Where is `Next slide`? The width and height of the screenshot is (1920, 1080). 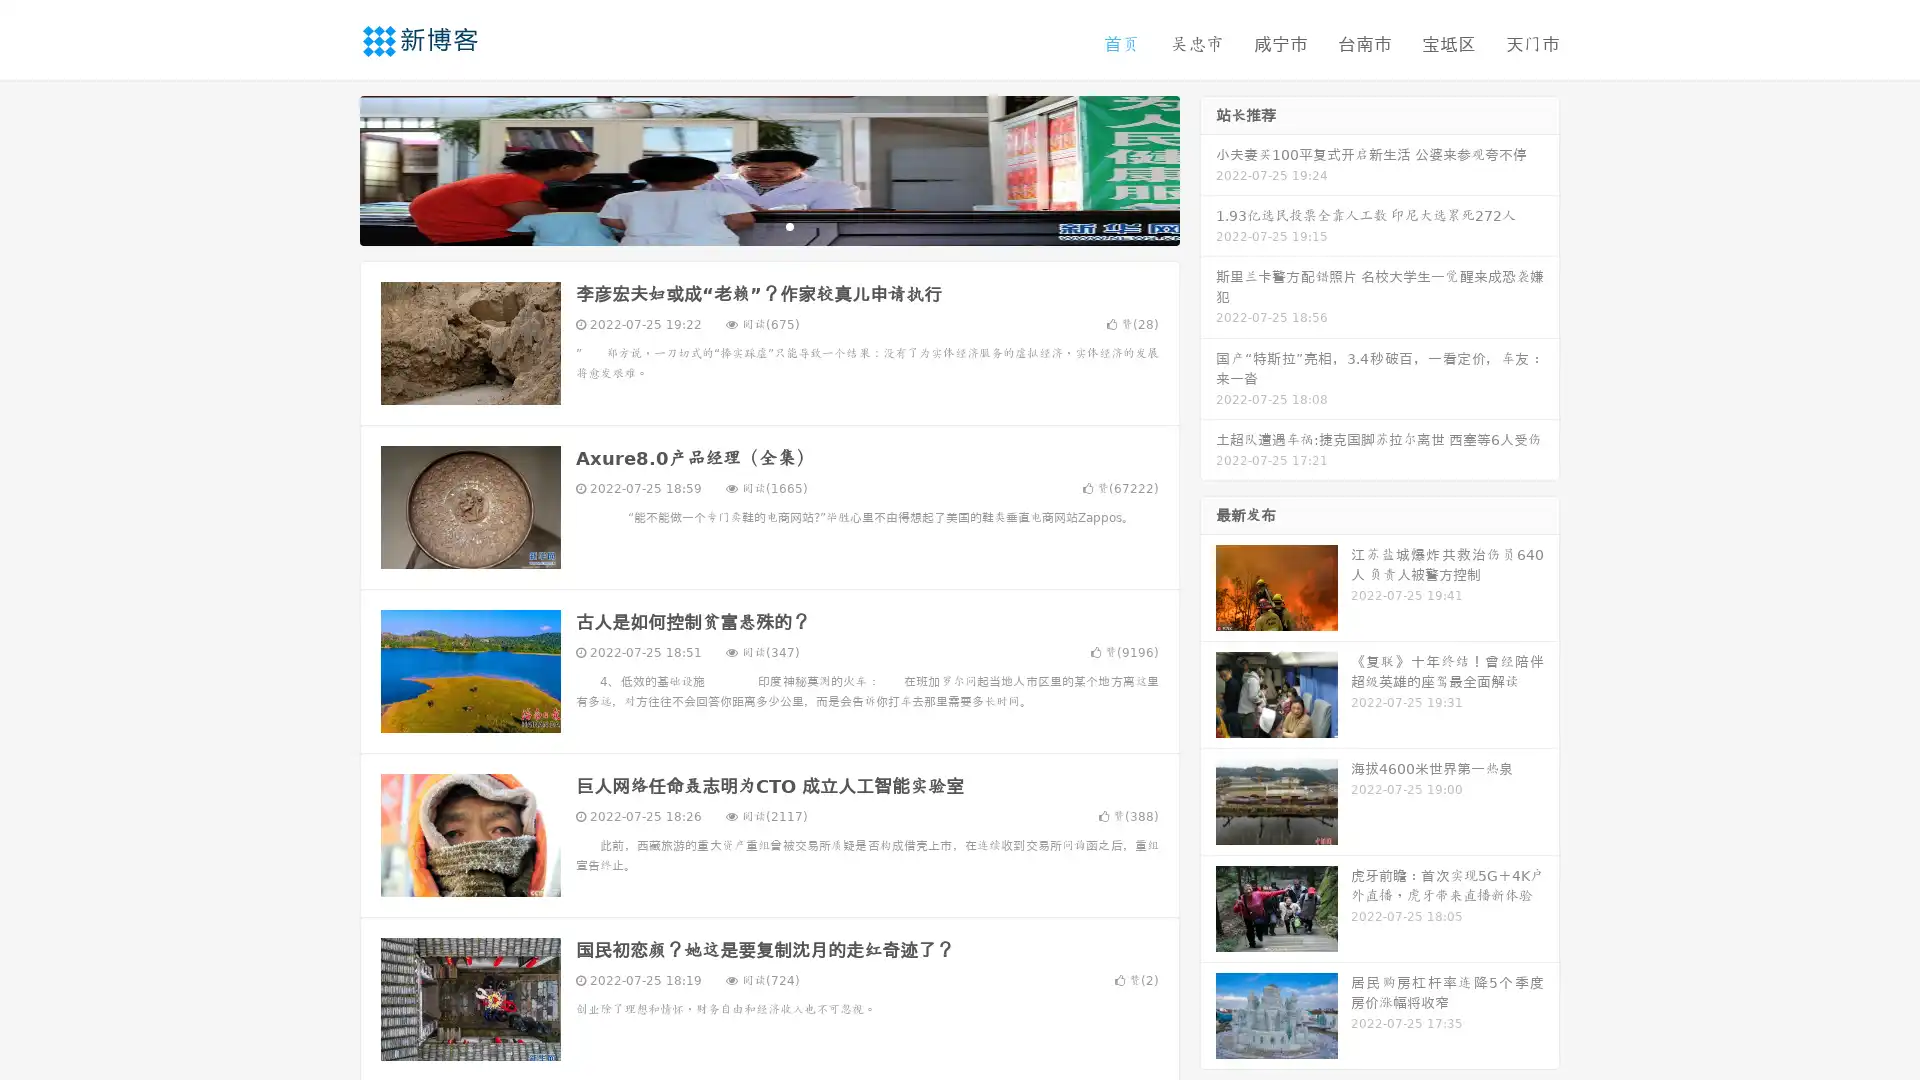
Next slide is located at coordinates (1208, 168).